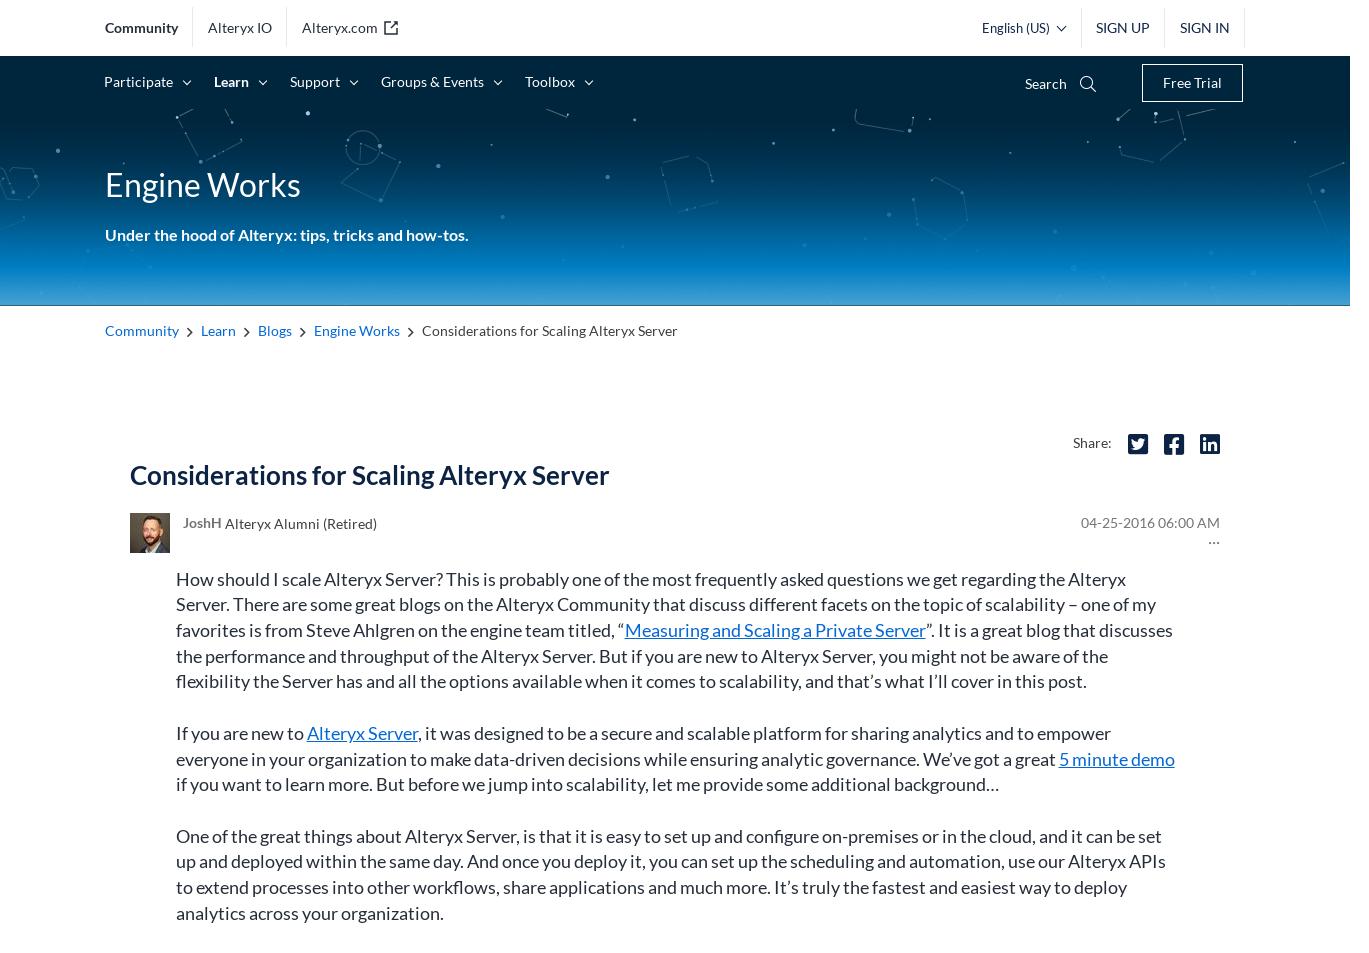 The width and height of the screenshot is (1369, 953). I want to click on 'Groups & Events', so click(432, 80).